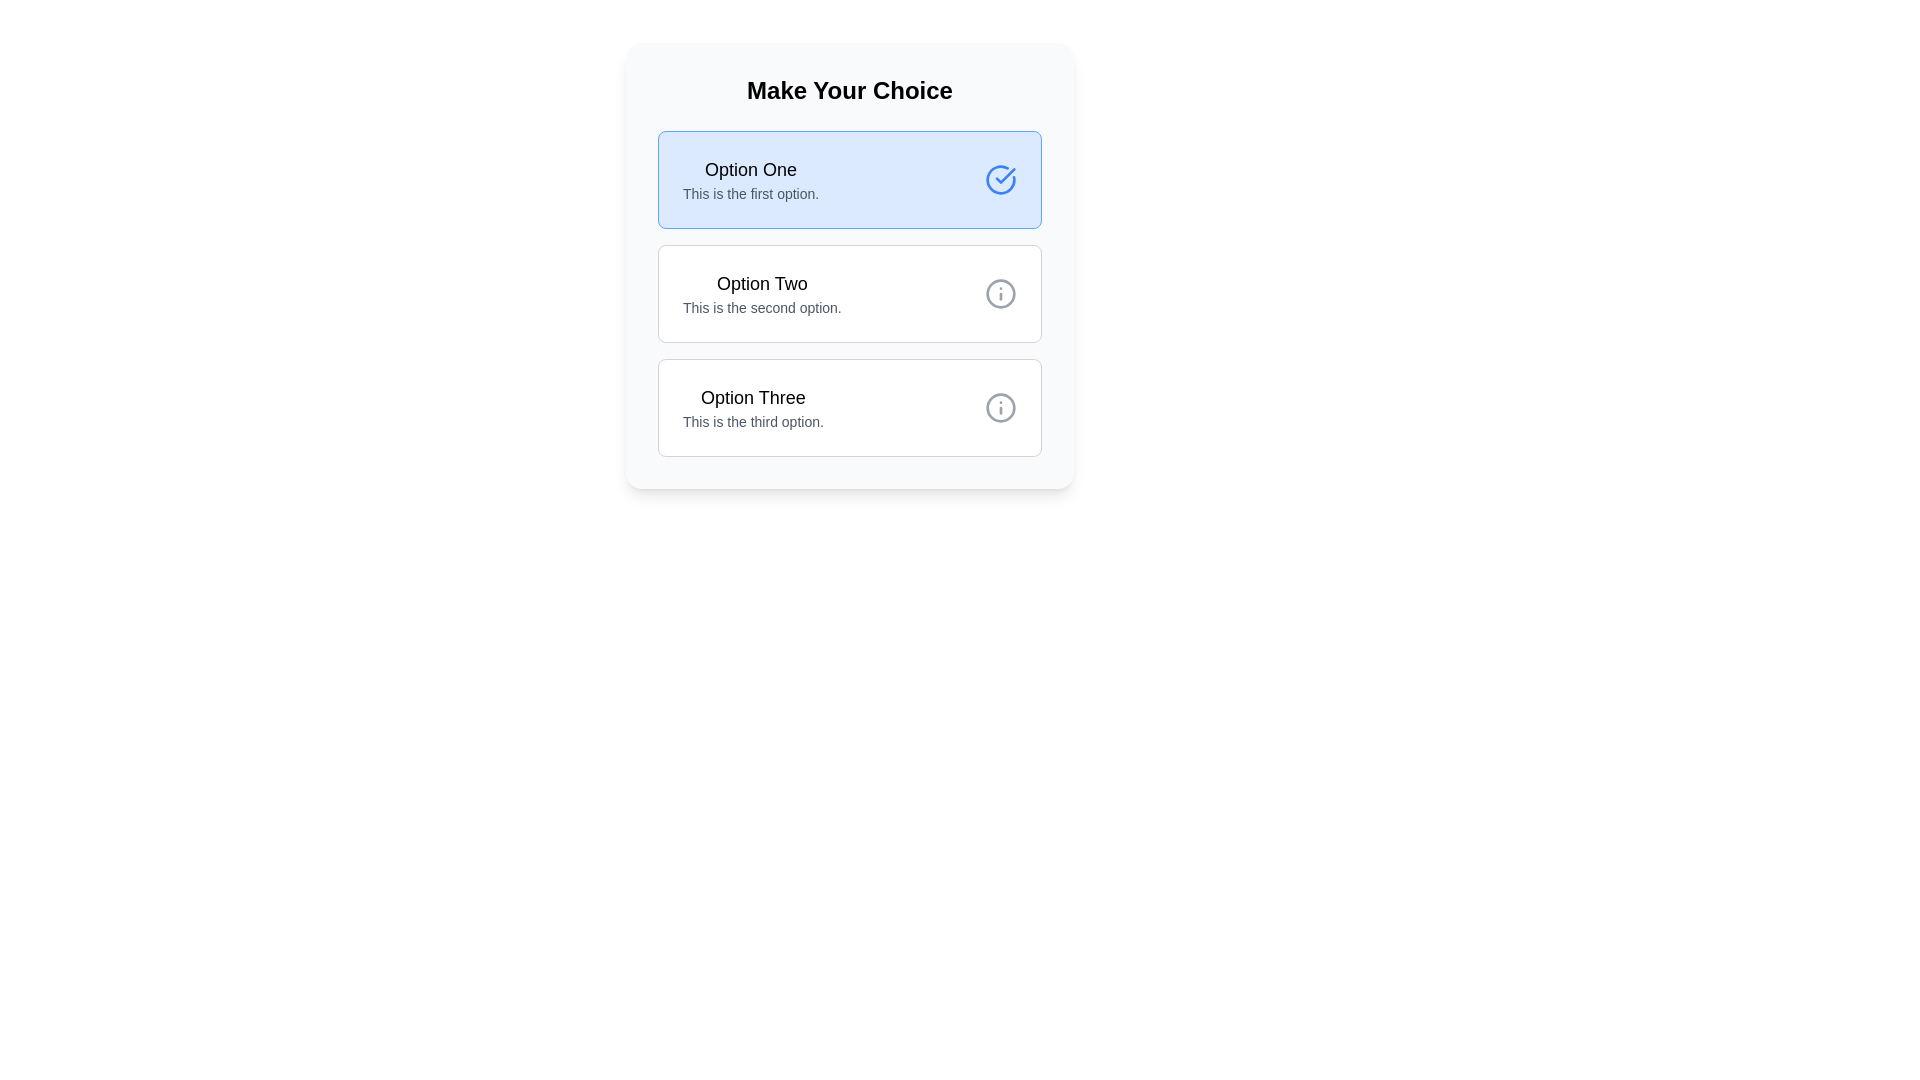 This screenshot has width=1920, height=1080. Describe the element at coordinates (849, 91) in the screenshot. I see `the text label displaying 'Make Your Choice', which is centered at the top of the panel above the three option cards` at that location.